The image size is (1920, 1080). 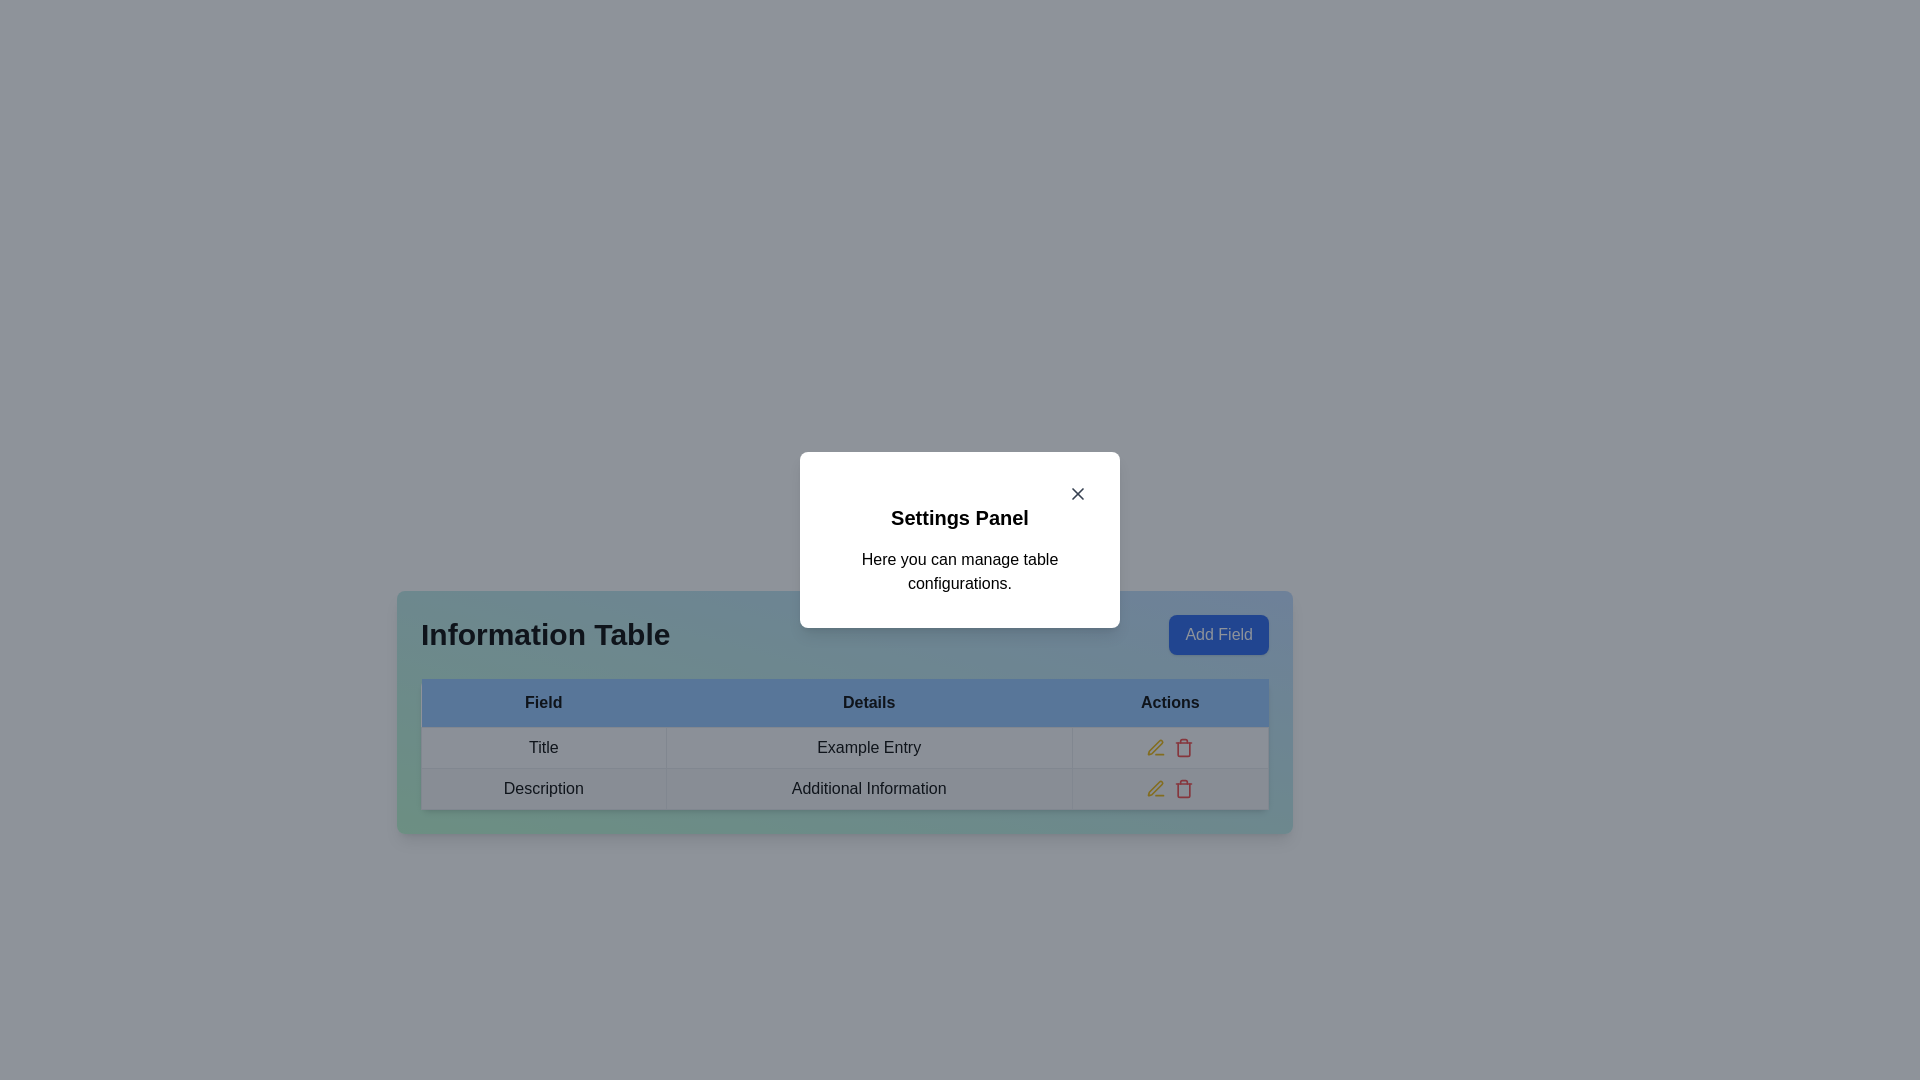 What do you see at coordinates (844, 766) in the screenshot?
I see `the data row` at bounding box center [844, 766].